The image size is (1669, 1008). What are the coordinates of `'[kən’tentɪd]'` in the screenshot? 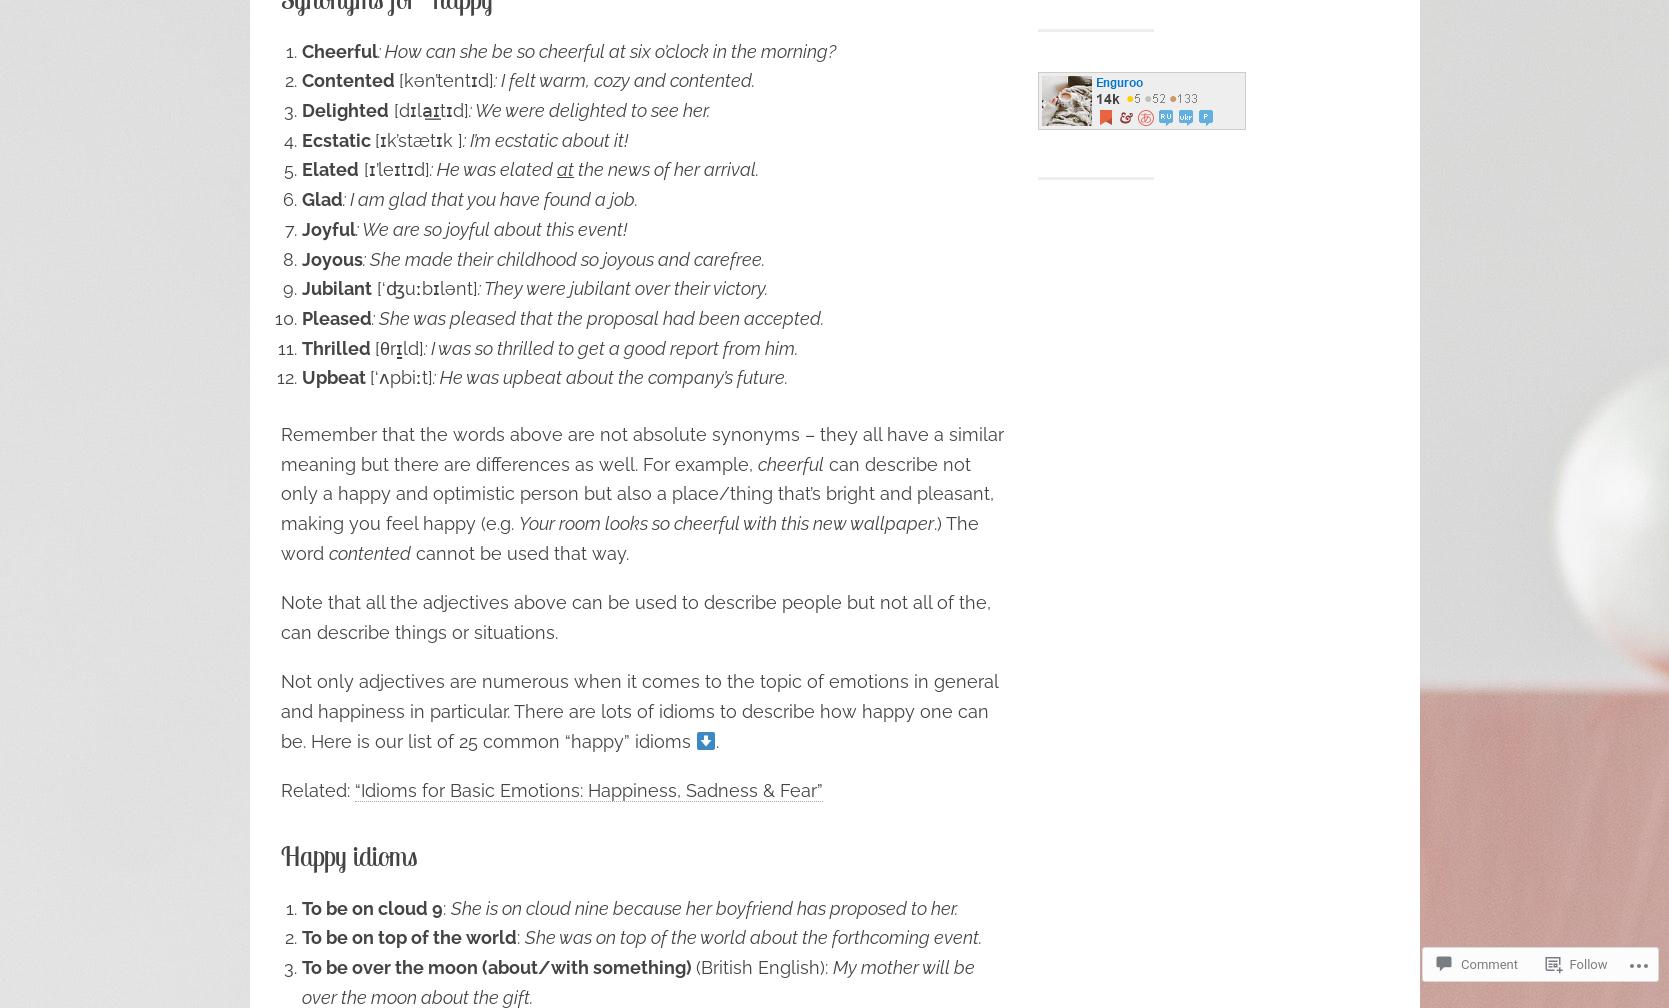 It's located at (445, 80).